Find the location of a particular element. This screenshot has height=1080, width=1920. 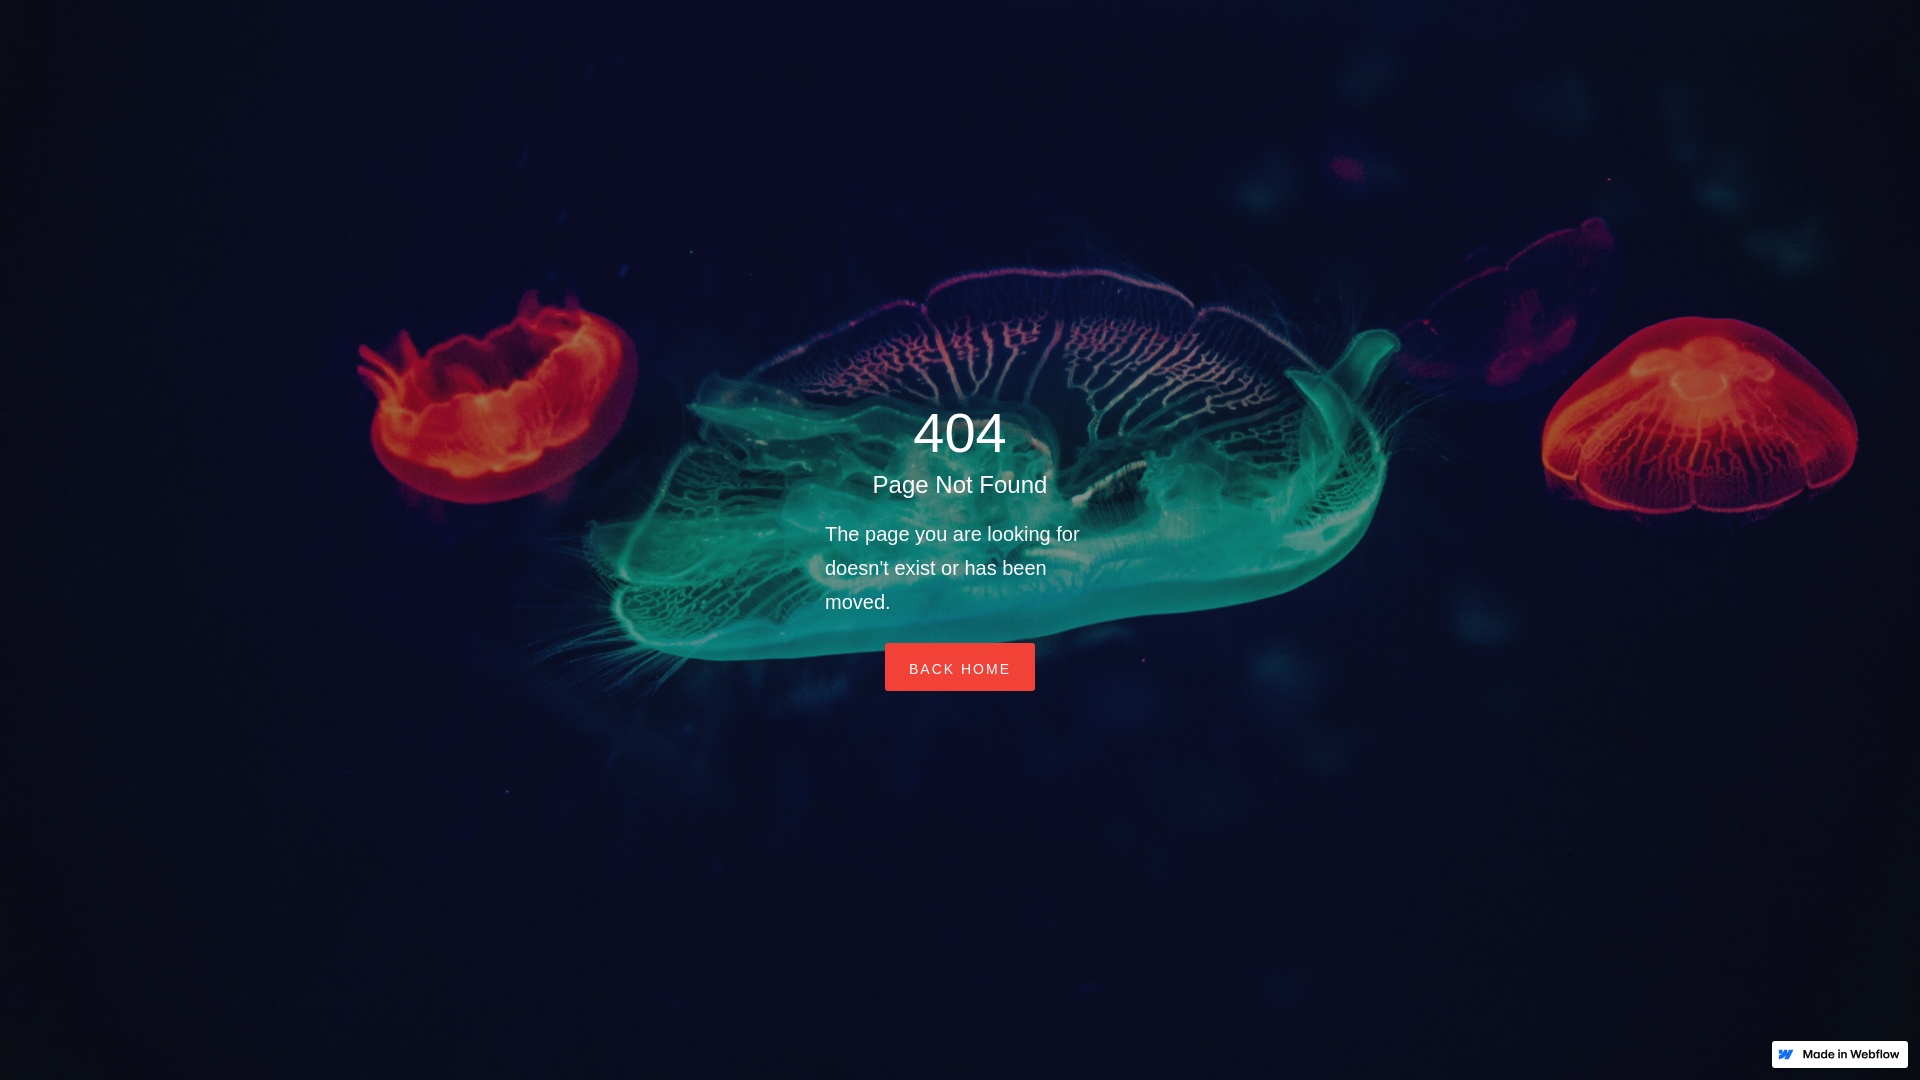

'BACK HOME' is located at coordinates (960, 667).